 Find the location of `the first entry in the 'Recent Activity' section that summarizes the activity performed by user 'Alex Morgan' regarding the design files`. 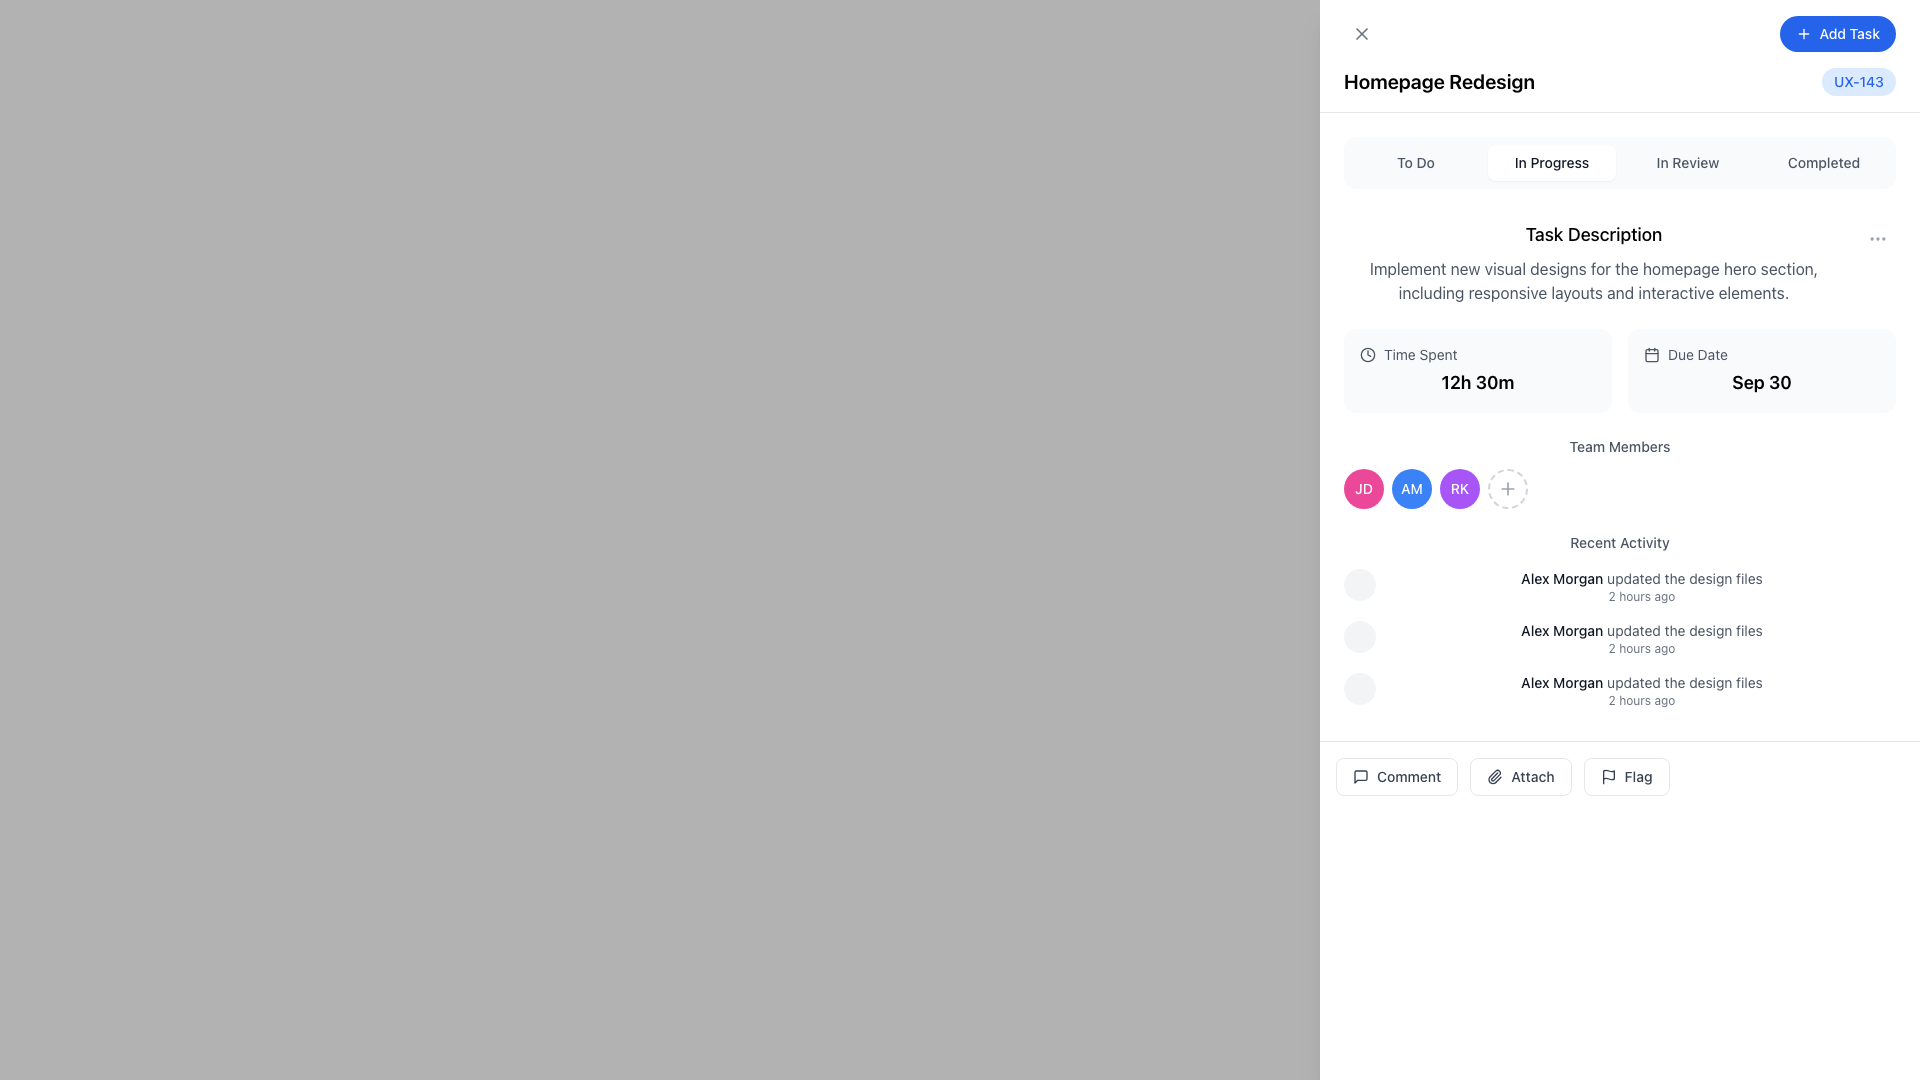

the first entry in the 'Recent Activity' section that summarizes the activity performed by user 'Alex Morgan' regarding the design files is located at coordinates (1620, 585).